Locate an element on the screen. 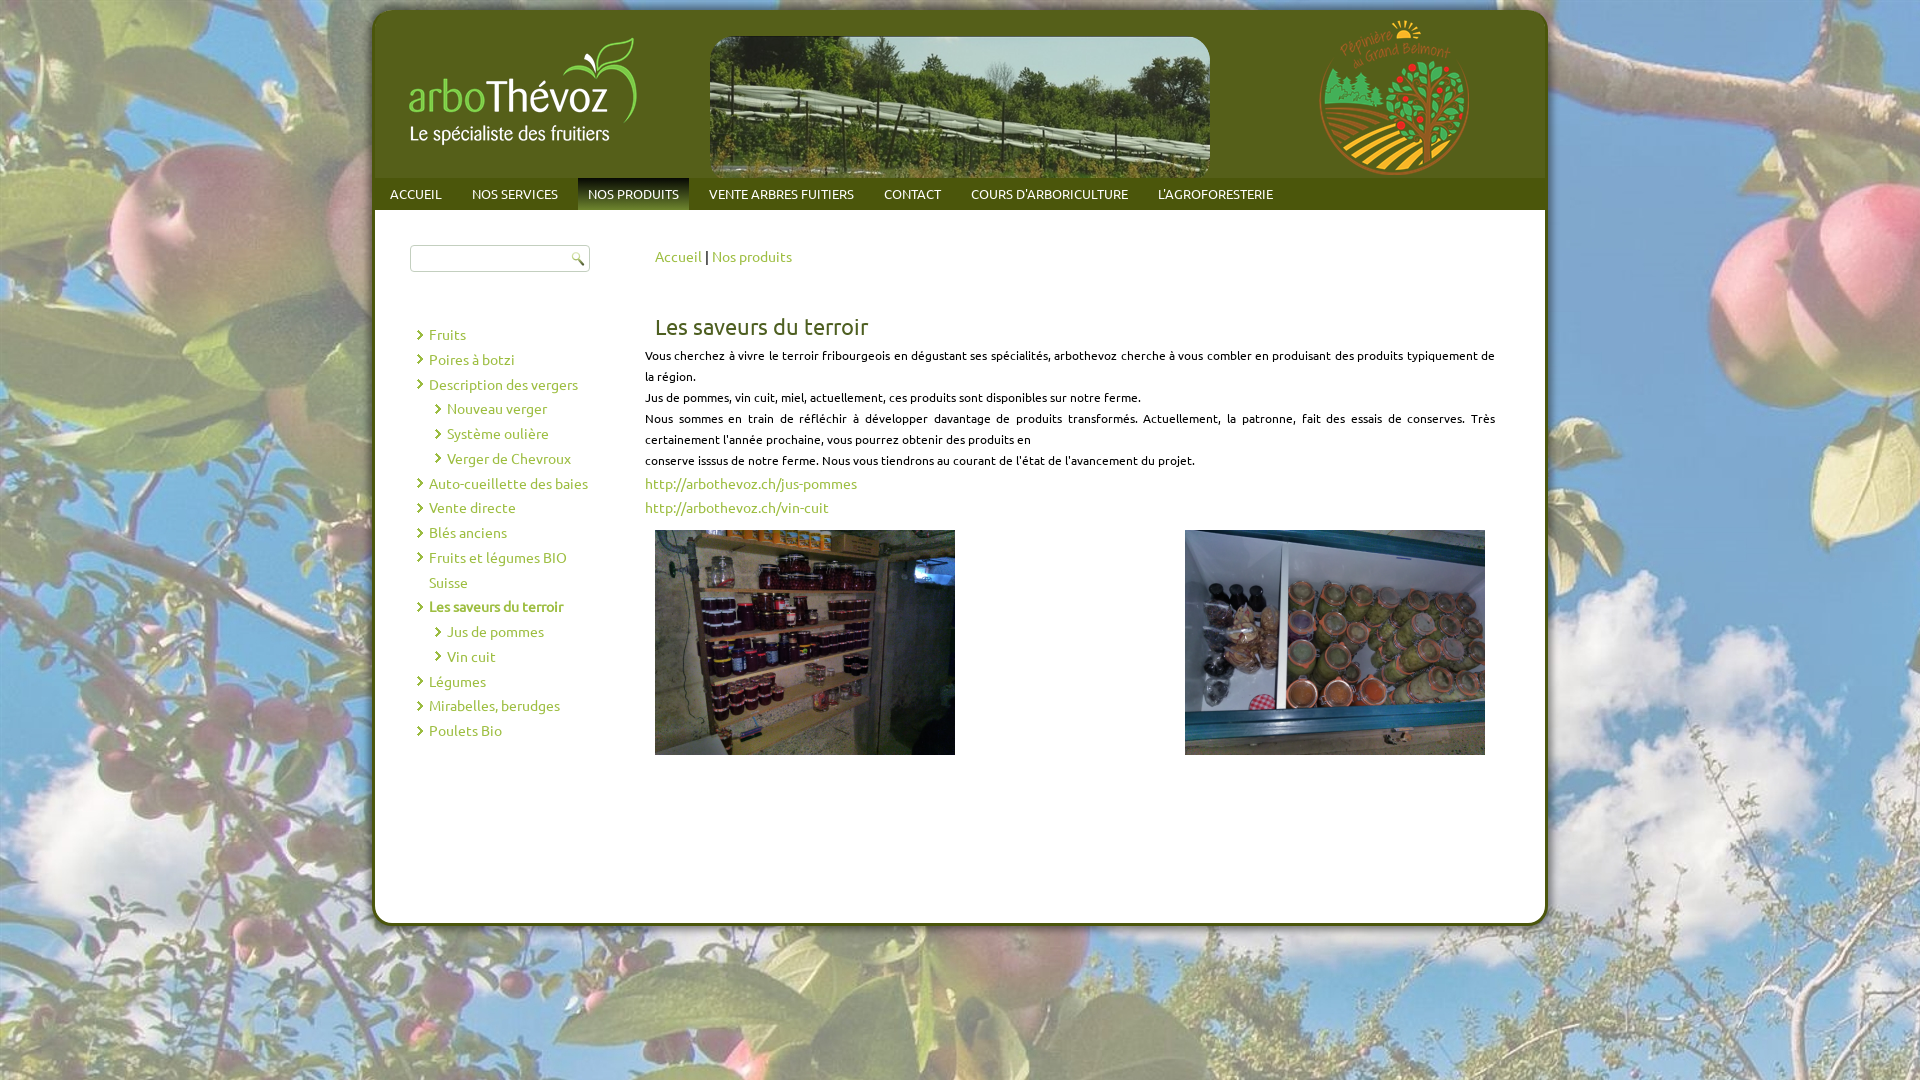 This screenshot has height=1080, width=1920. 'http://arbothevoz.ch/vin-cuit' is located at coordinates (736, 505).